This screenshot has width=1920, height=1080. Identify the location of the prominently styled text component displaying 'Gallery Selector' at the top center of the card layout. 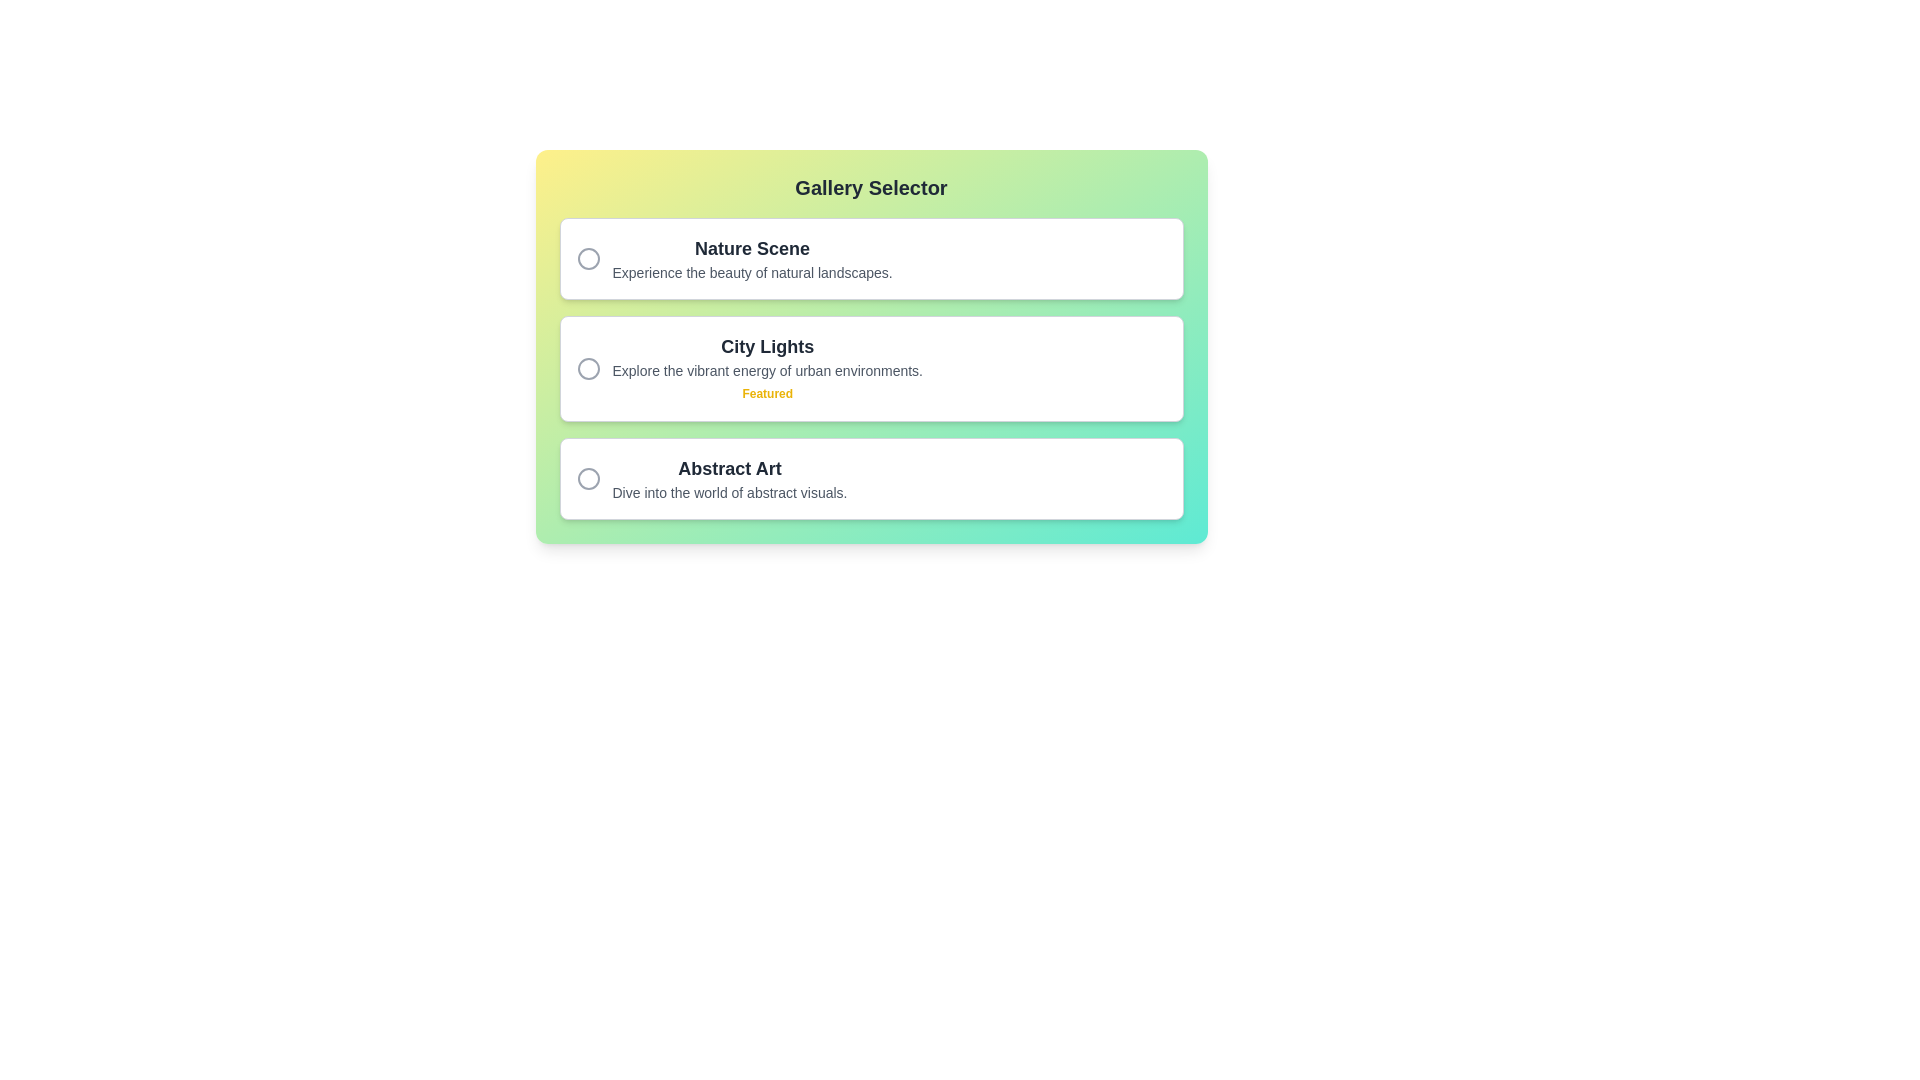
(871, 188).